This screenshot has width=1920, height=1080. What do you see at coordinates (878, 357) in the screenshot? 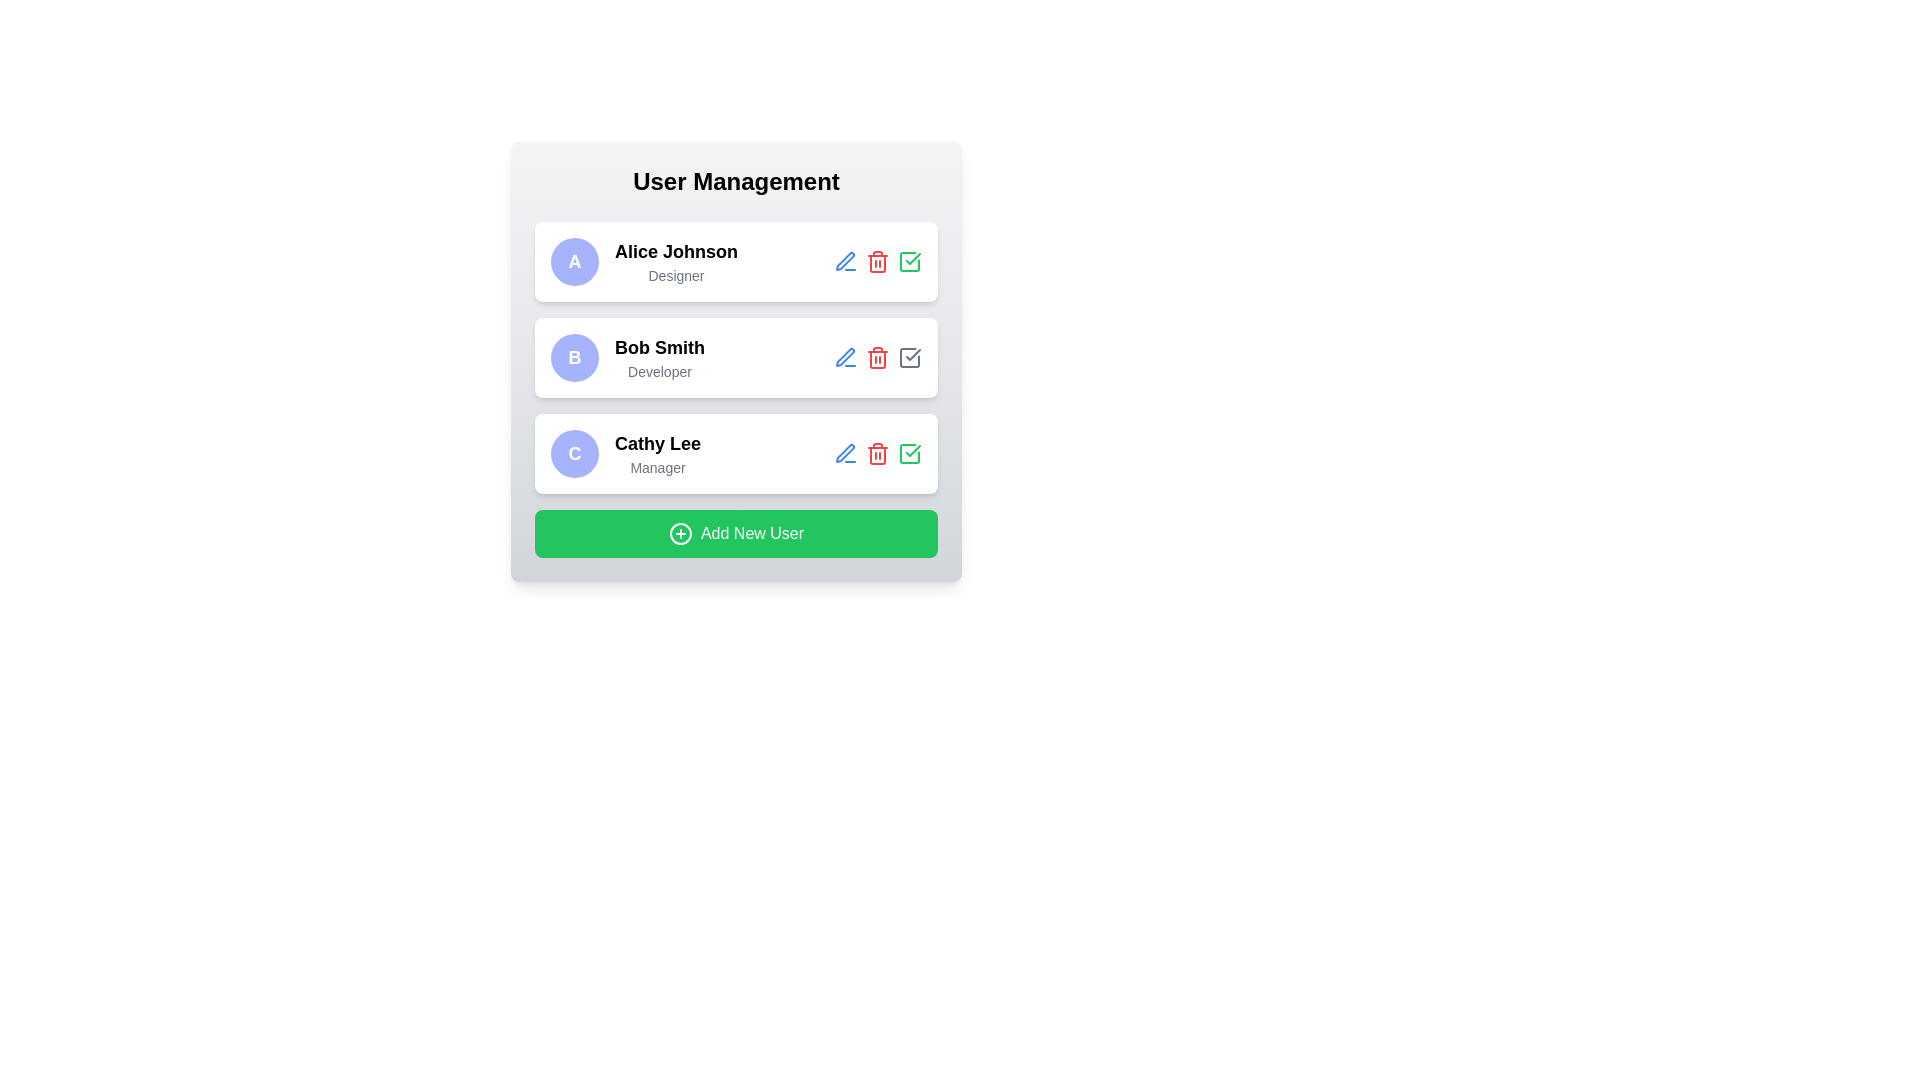
I see `the red trash can icon button, which signifies a delete action, located in the rightmost section of Bob Smith's user card` at bounding box center [878, 357].